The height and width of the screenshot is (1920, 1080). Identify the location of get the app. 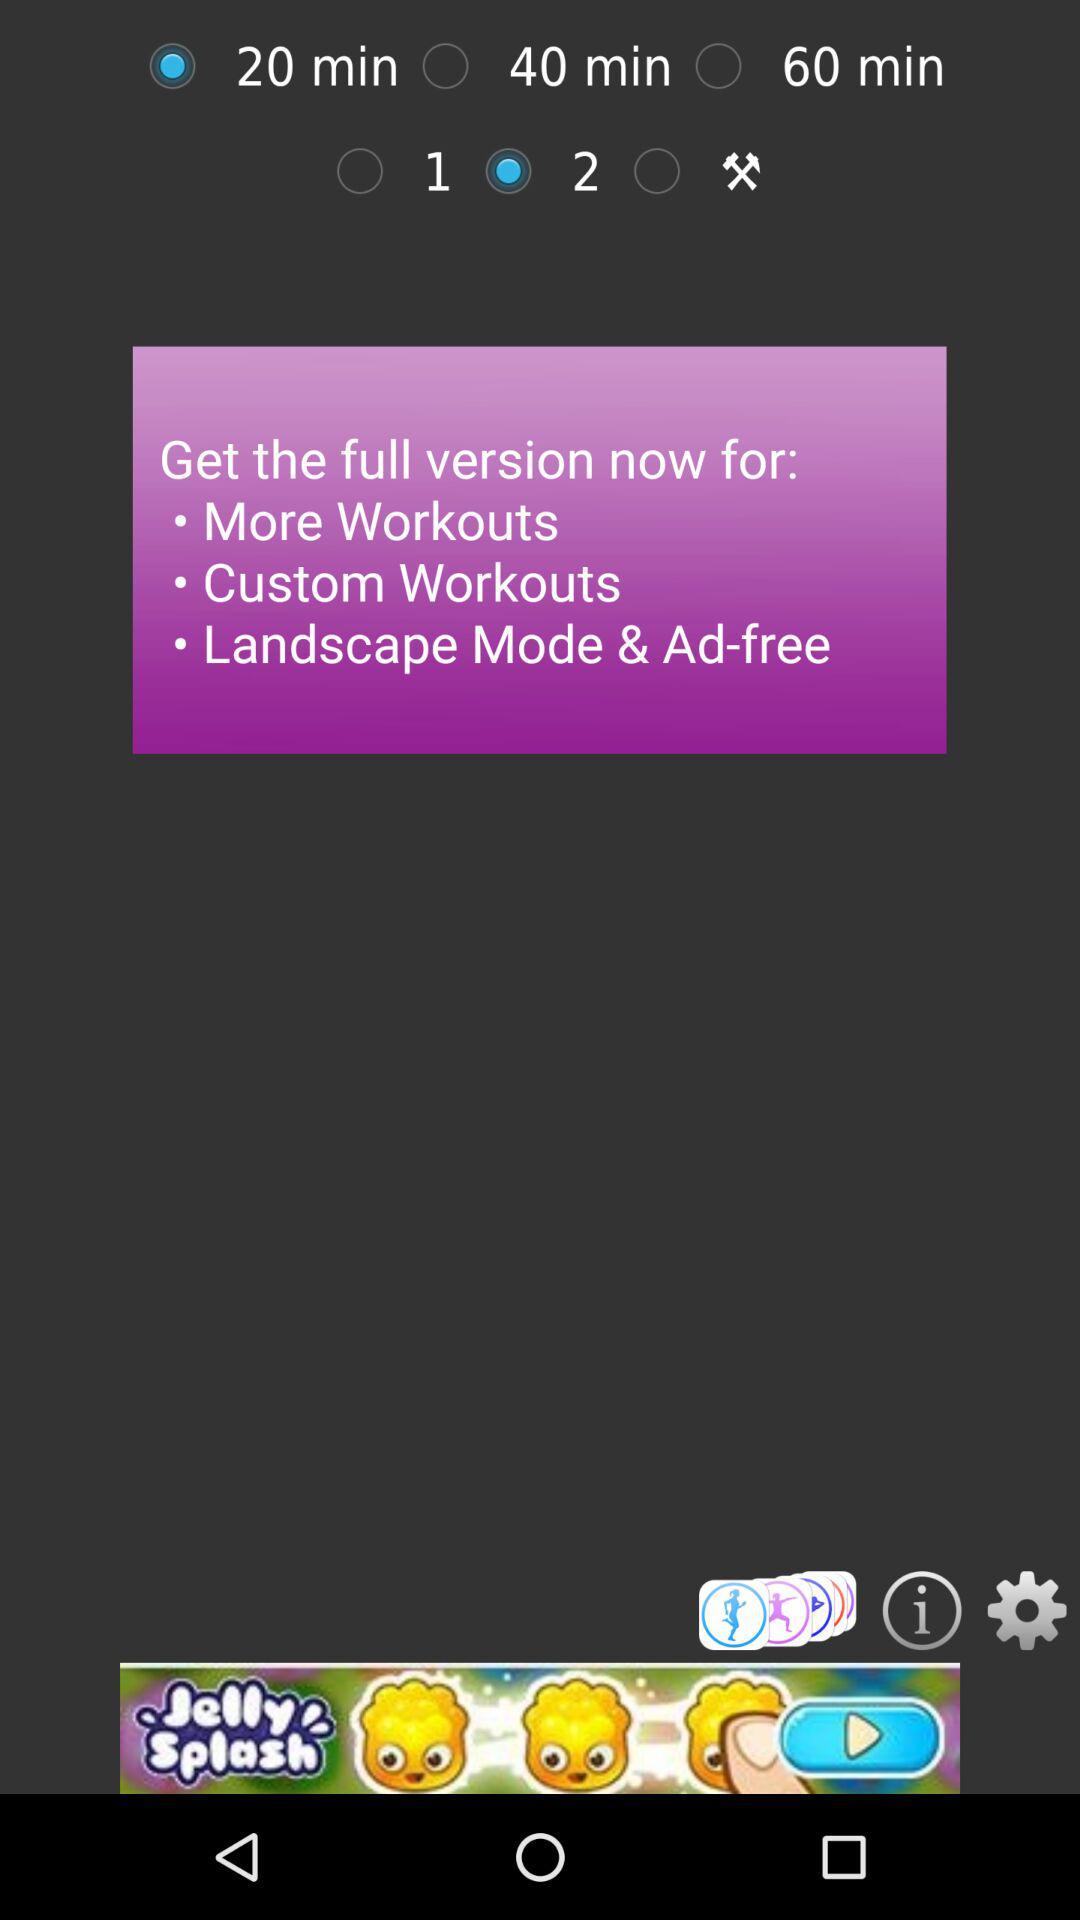
(776, 1610).